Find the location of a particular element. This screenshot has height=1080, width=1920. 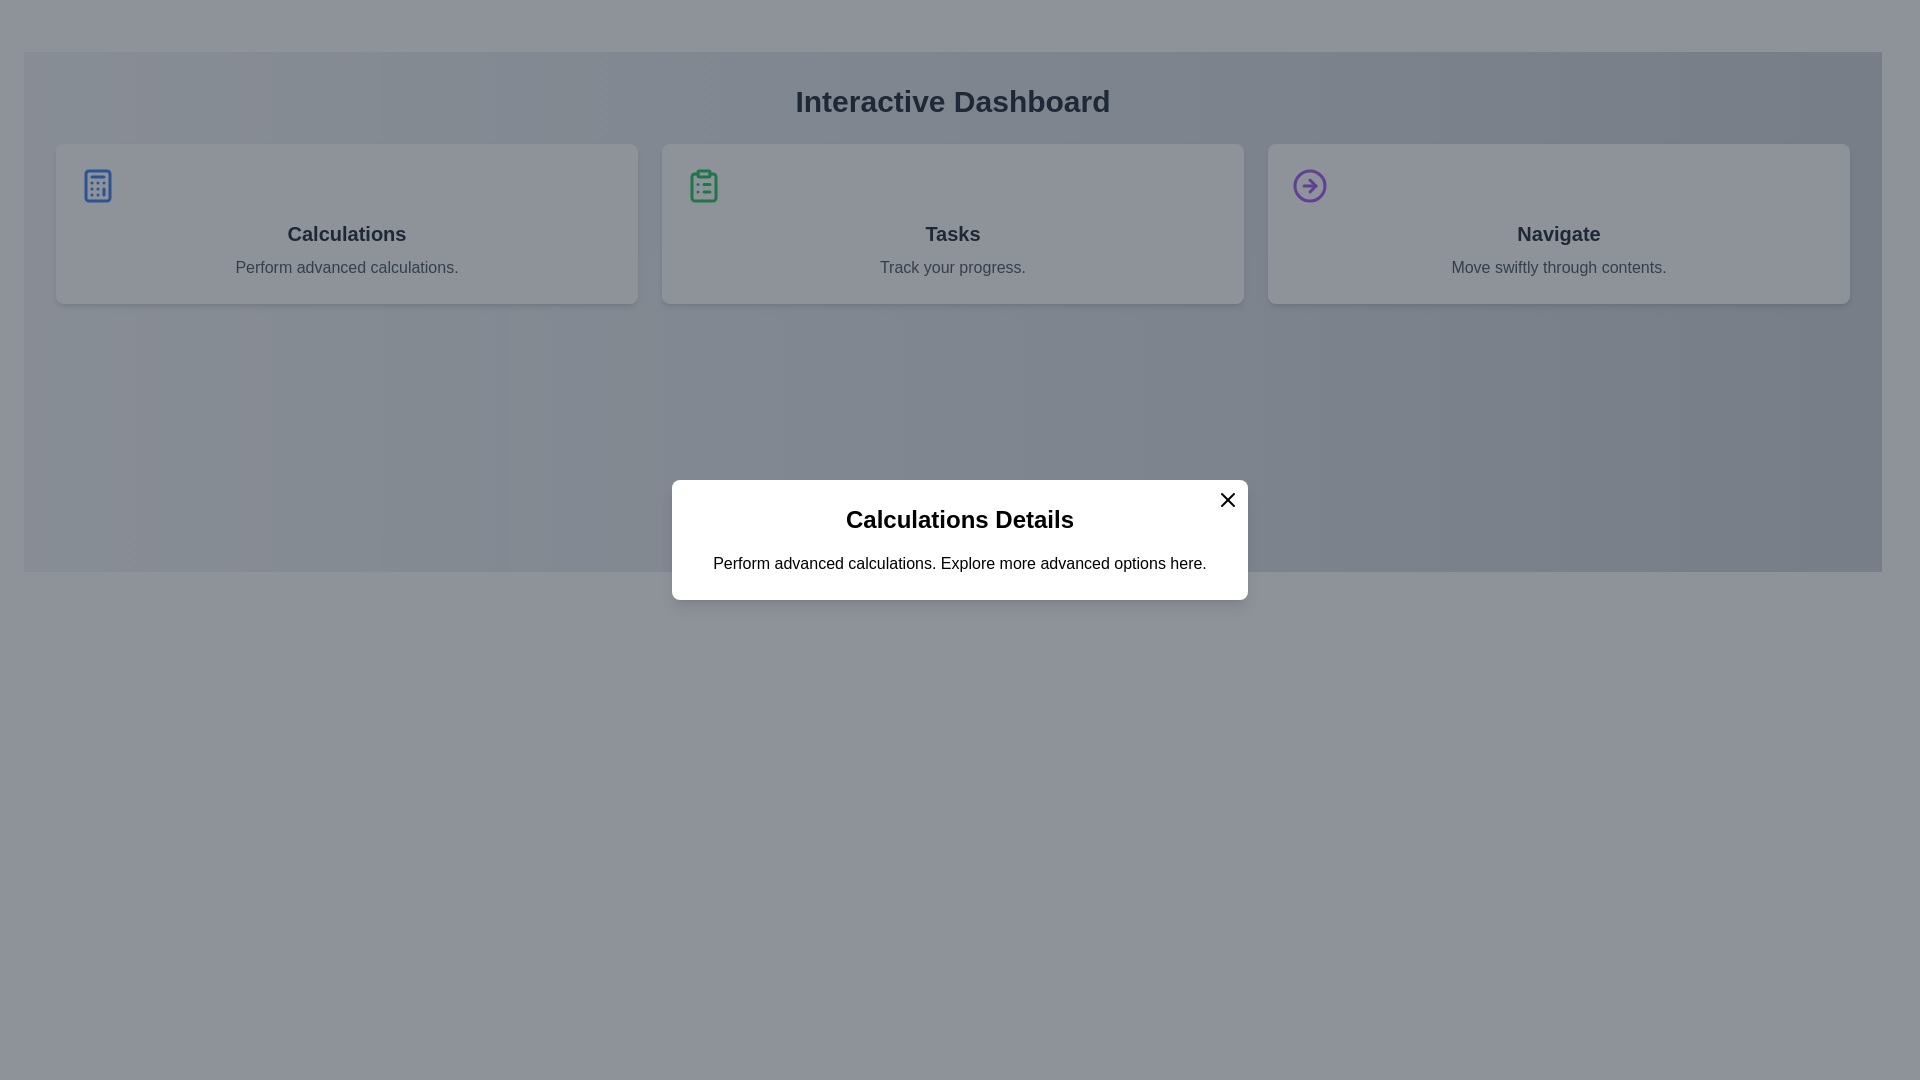

the icon located inside the second card of the main dashboard interface, positioned at the upper side of the box labeled 'Tasks' is located at coordinates (704, 187).